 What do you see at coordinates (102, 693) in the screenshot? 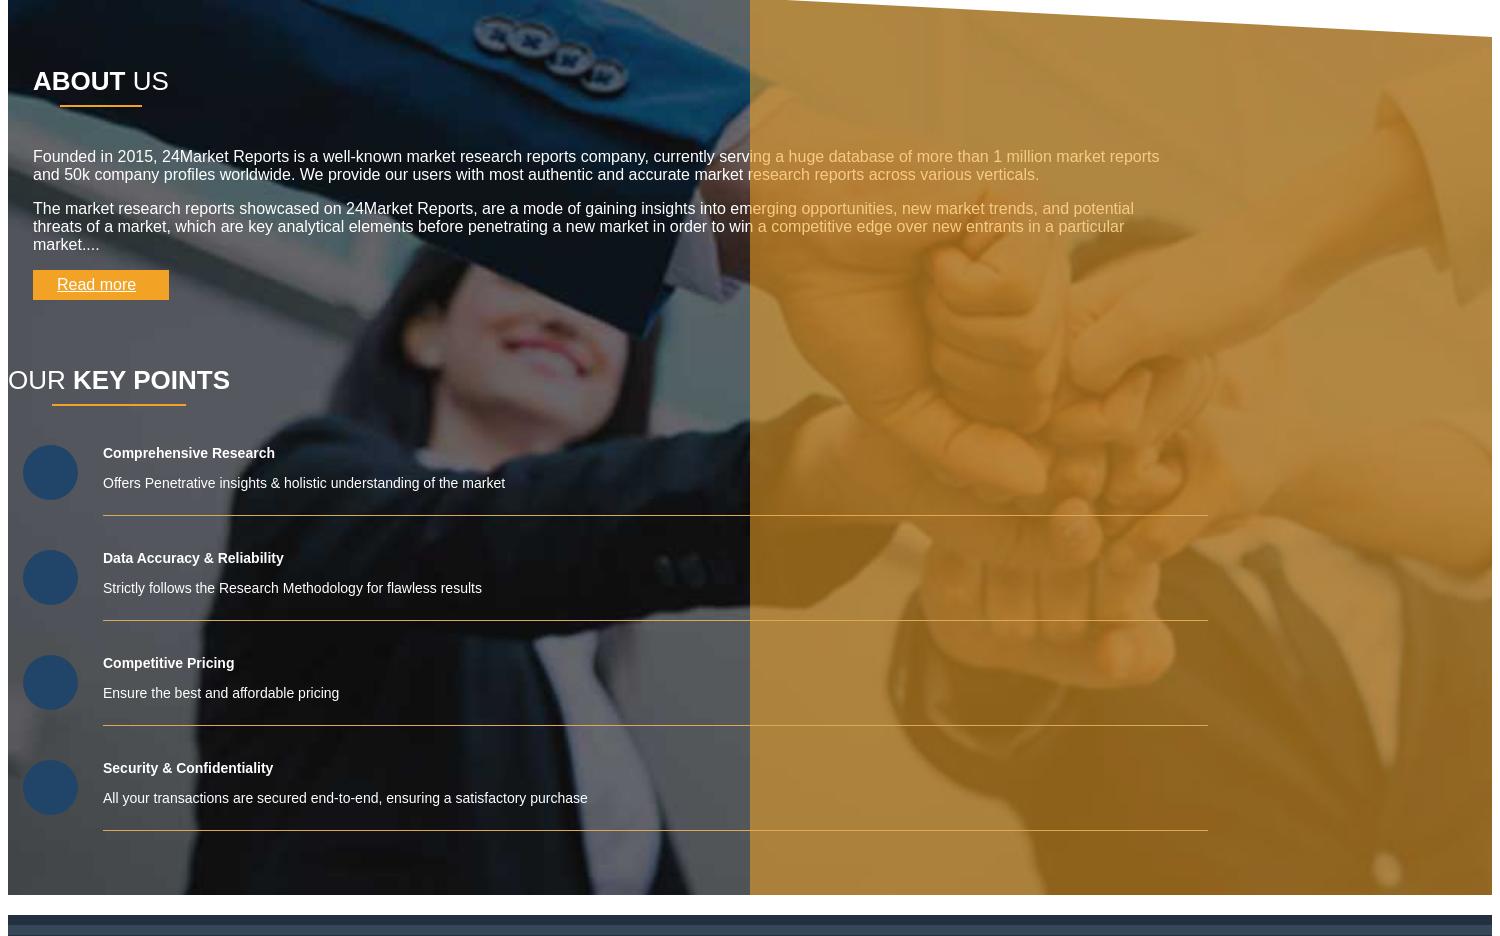
I see `'Ensure the best and affordable pricing'` at bounding box center [102, 693].